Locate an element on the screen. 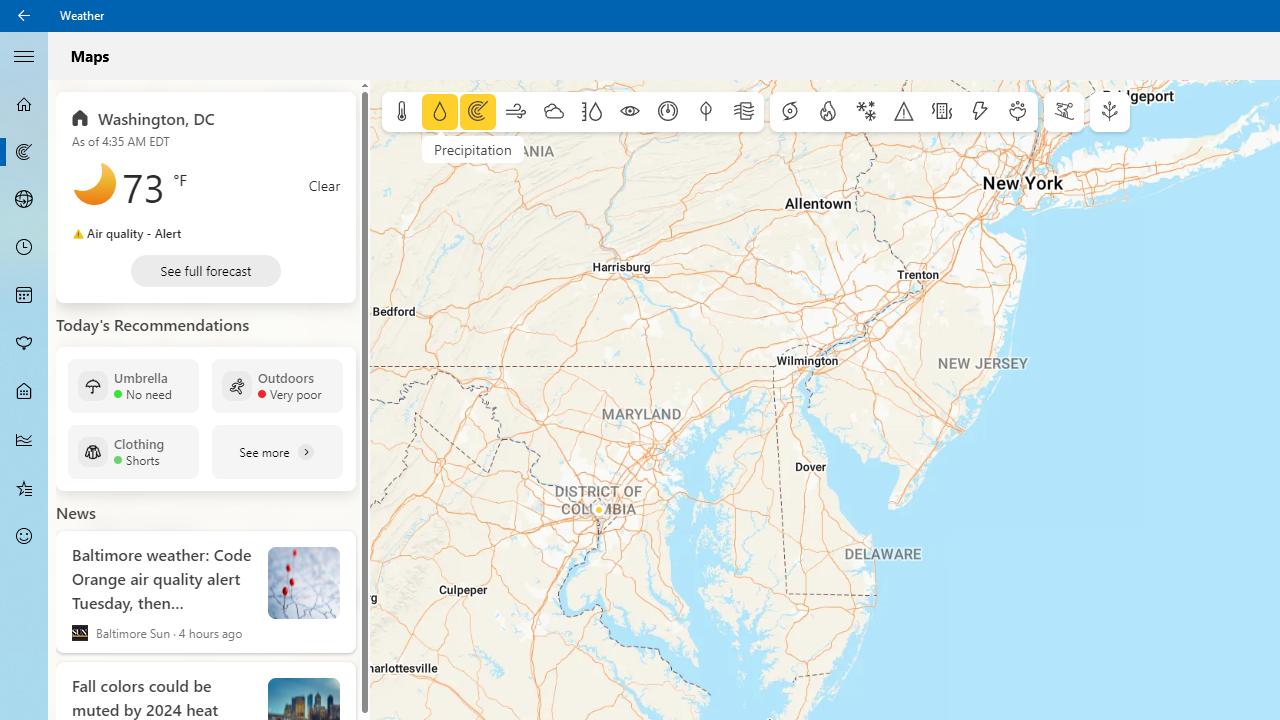 Image resolution: width=1280 pixels, height=720 pixels. 'Favorites - Not Selected' is located at coordinates (24, 487).